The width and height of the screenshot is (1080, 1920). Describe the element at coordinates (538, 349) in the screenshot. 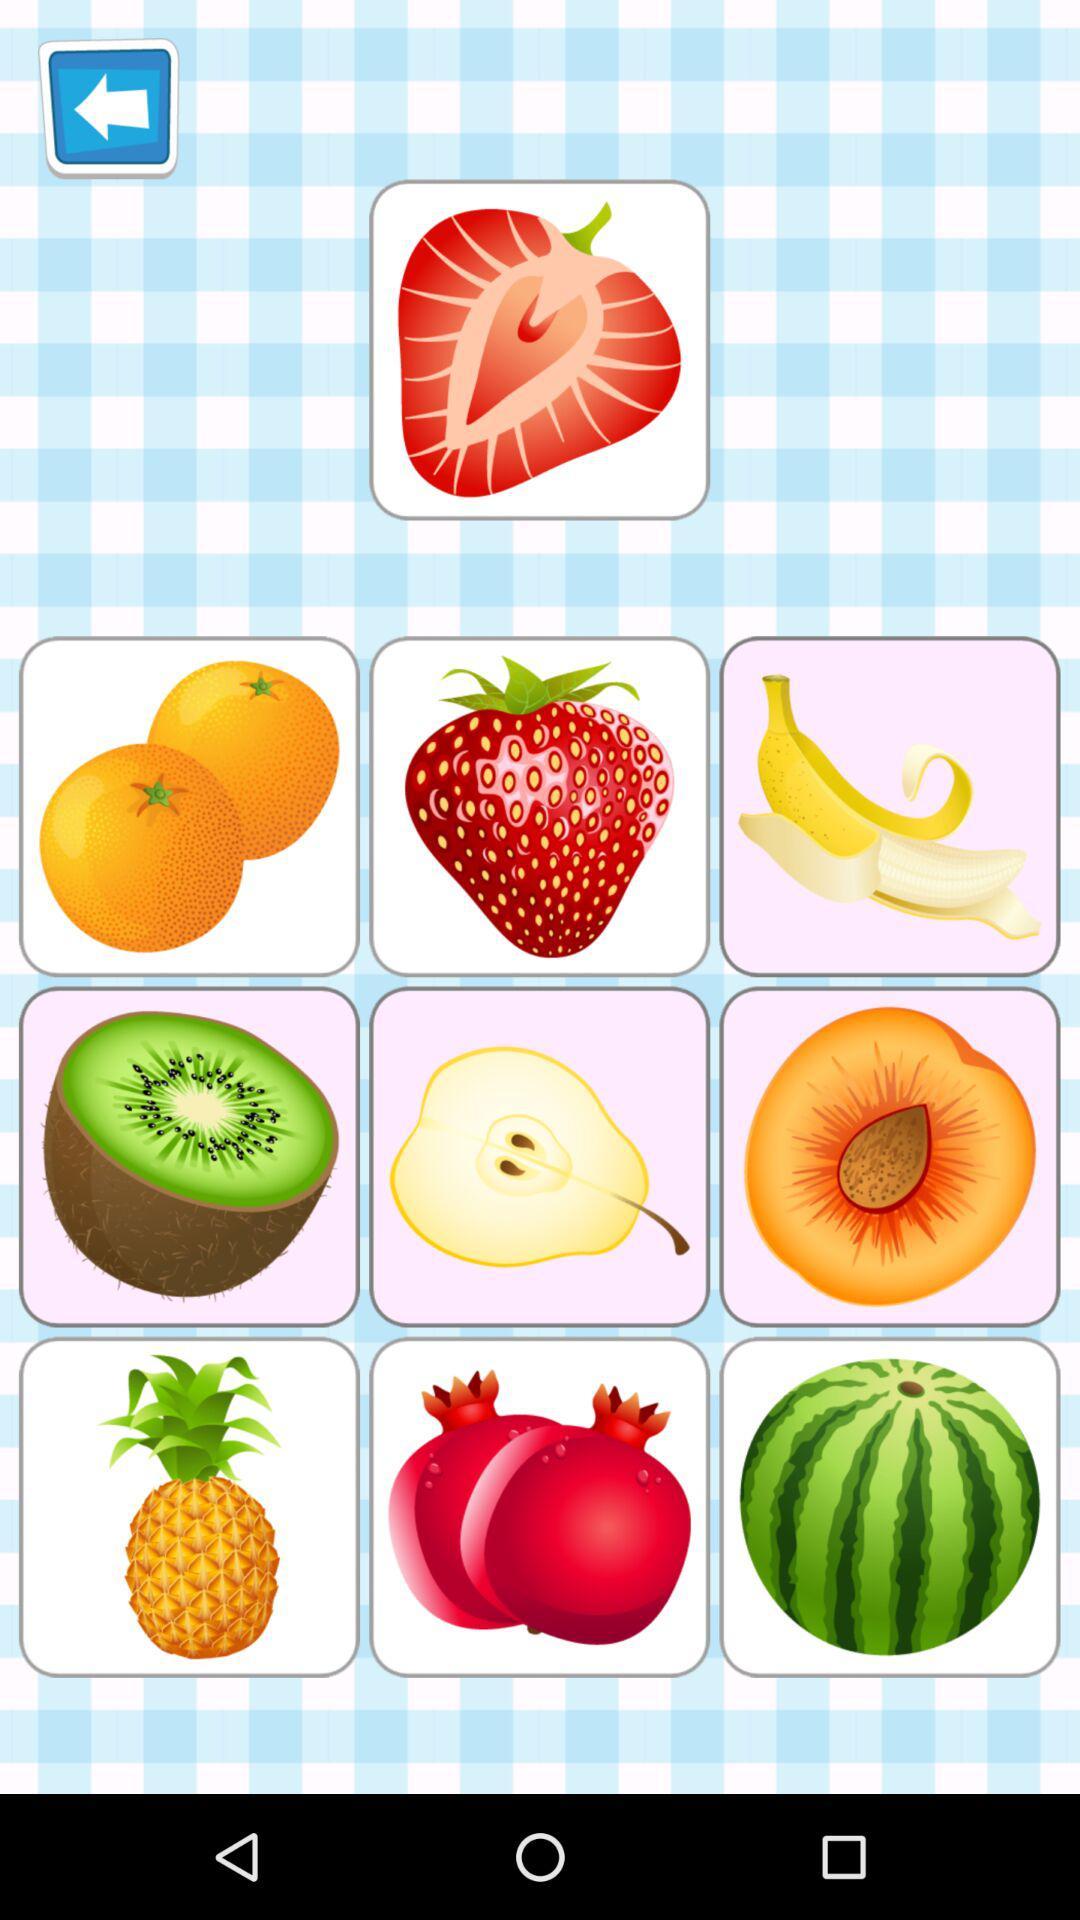

I see `strawberry` at that location.